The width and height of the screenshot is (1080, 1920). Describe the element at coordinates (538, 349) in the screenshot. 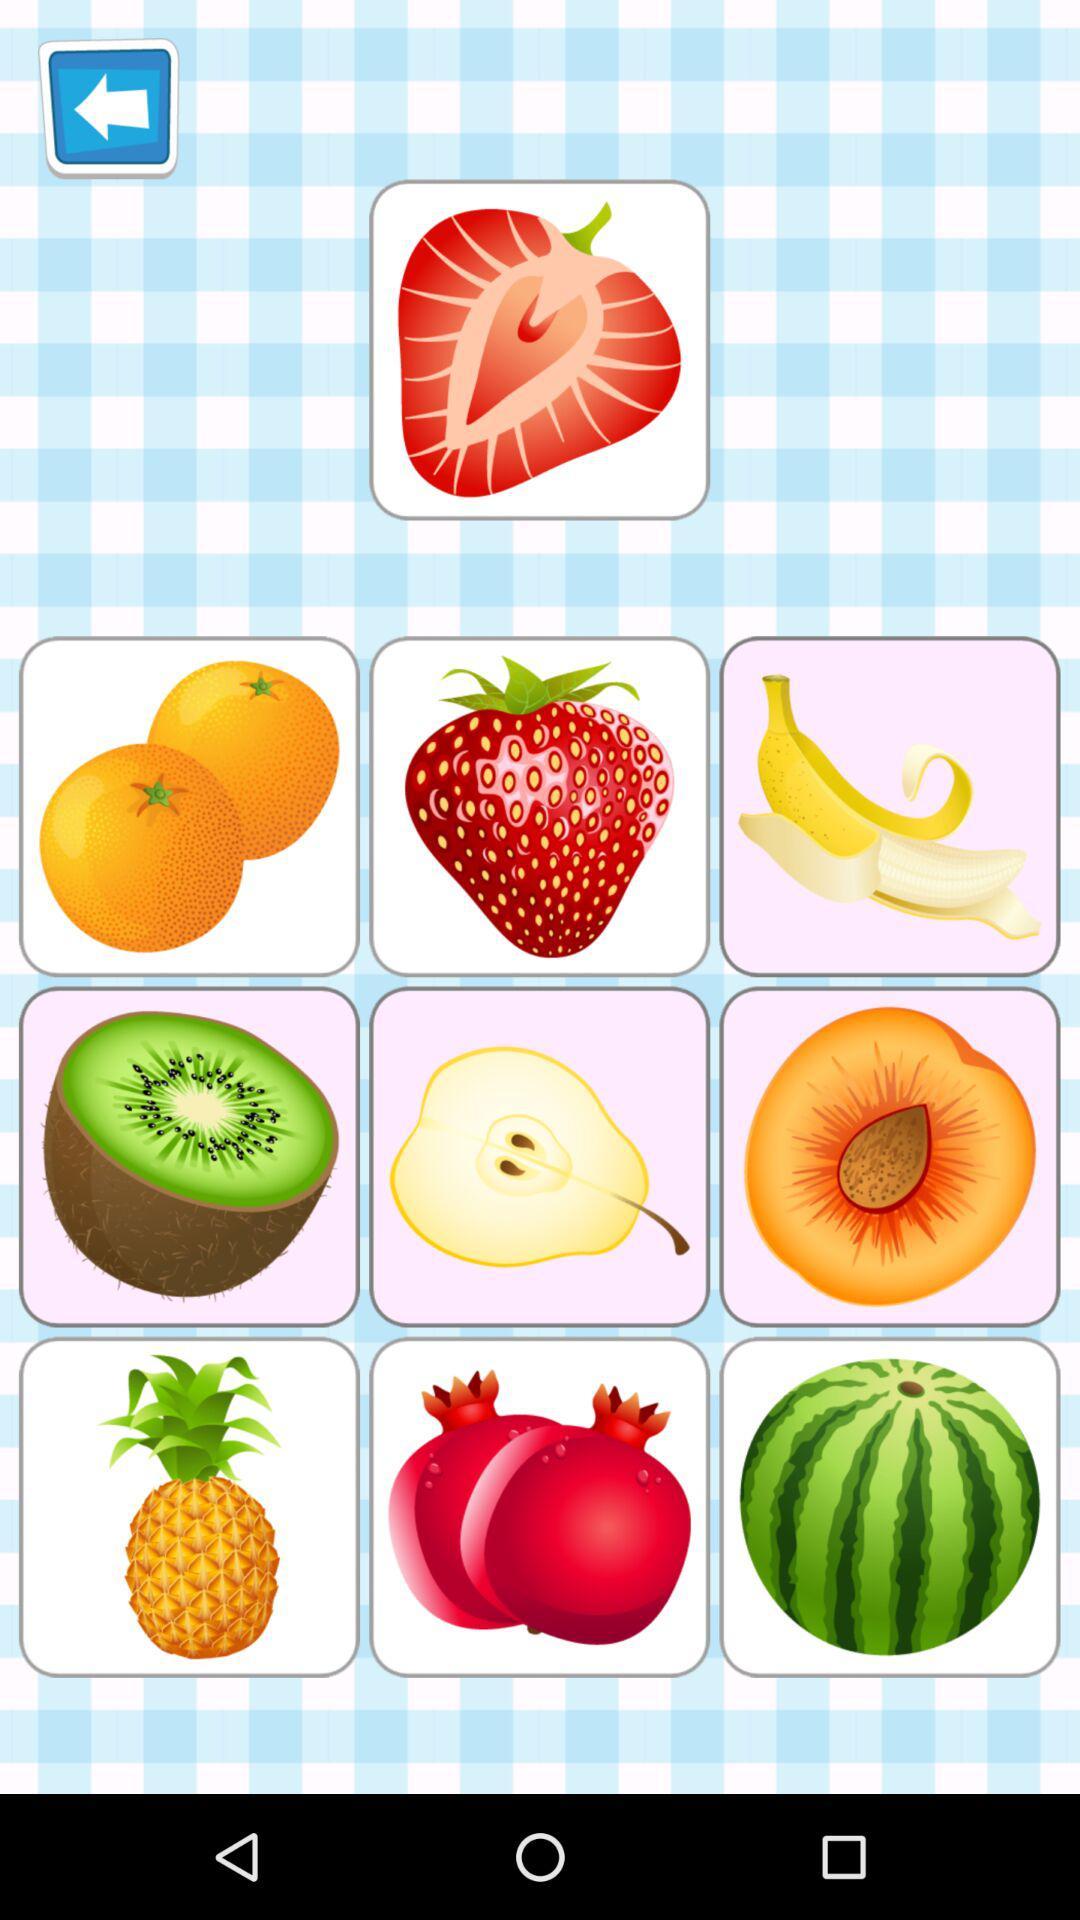

I see `strawberry` at that location.